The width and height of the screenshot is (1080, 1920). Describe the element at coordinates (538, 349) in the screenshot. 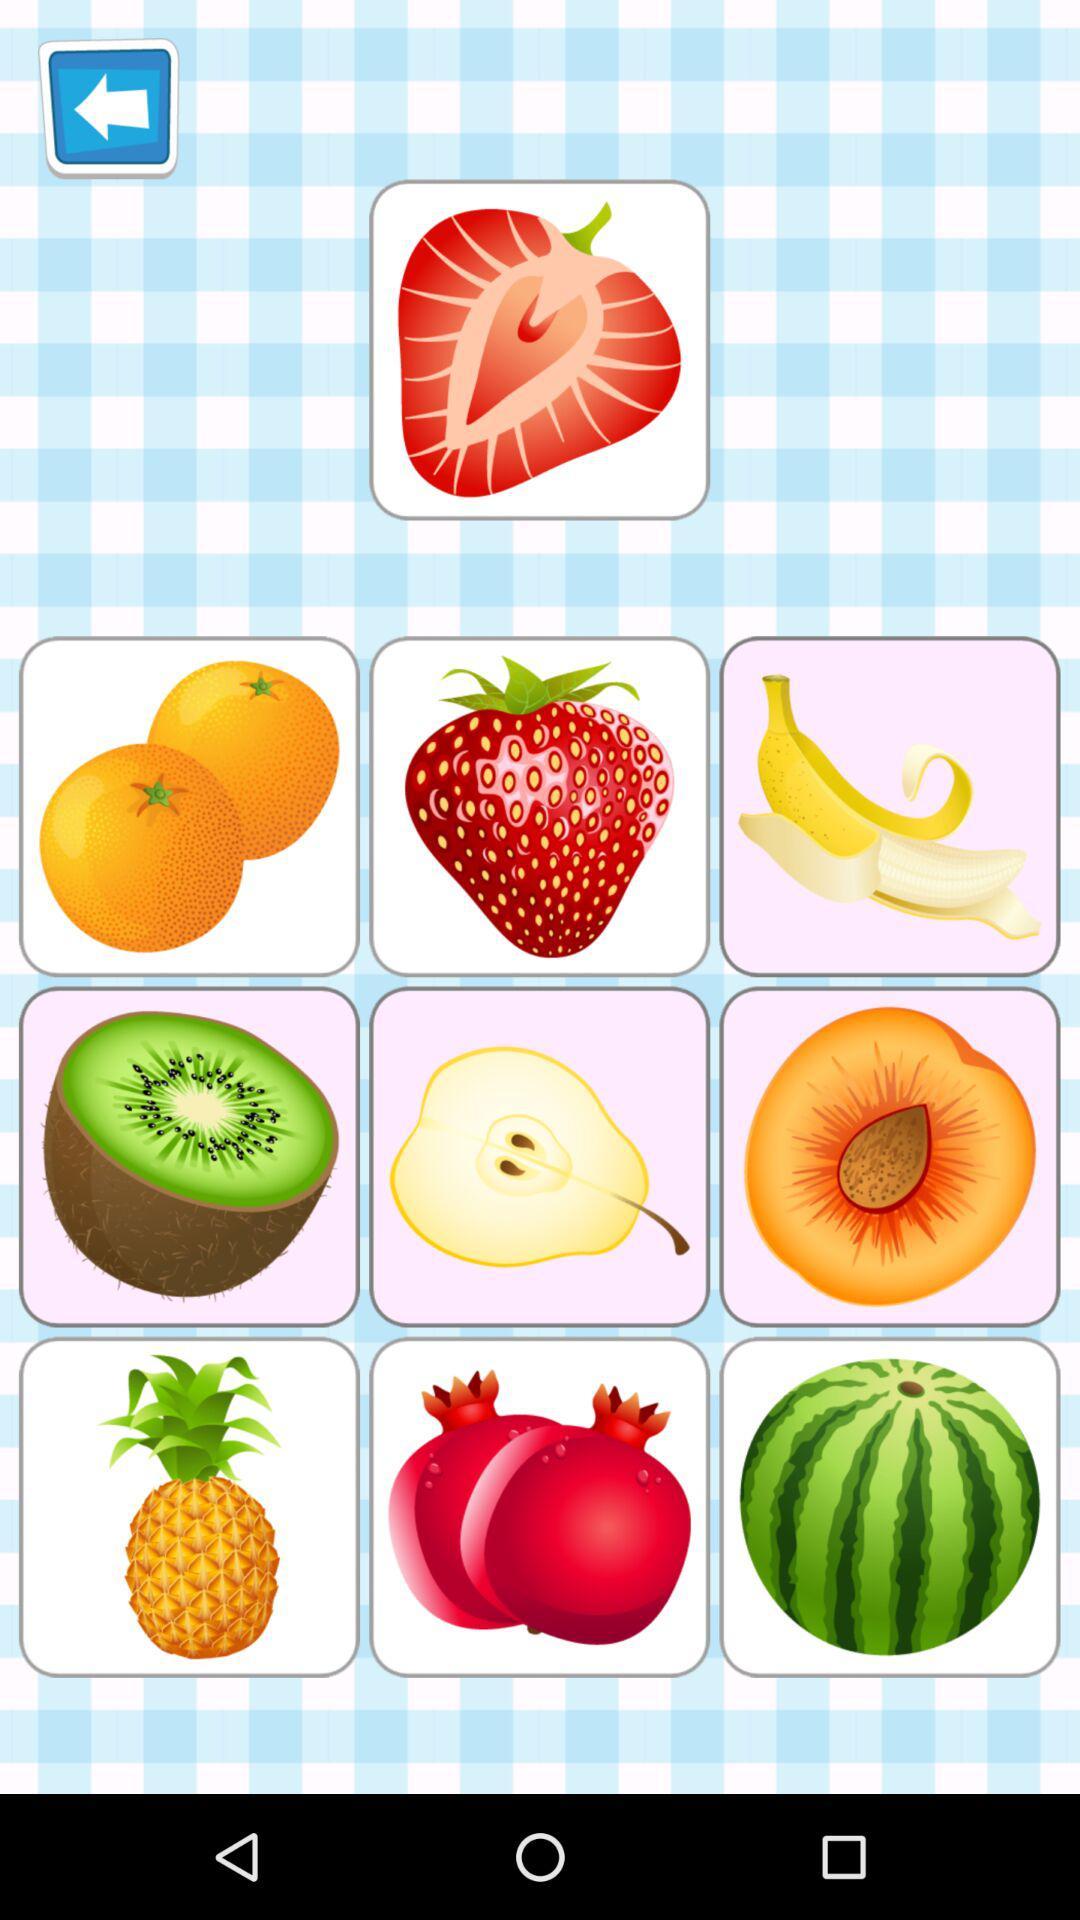

I see `strawberry` at that location.